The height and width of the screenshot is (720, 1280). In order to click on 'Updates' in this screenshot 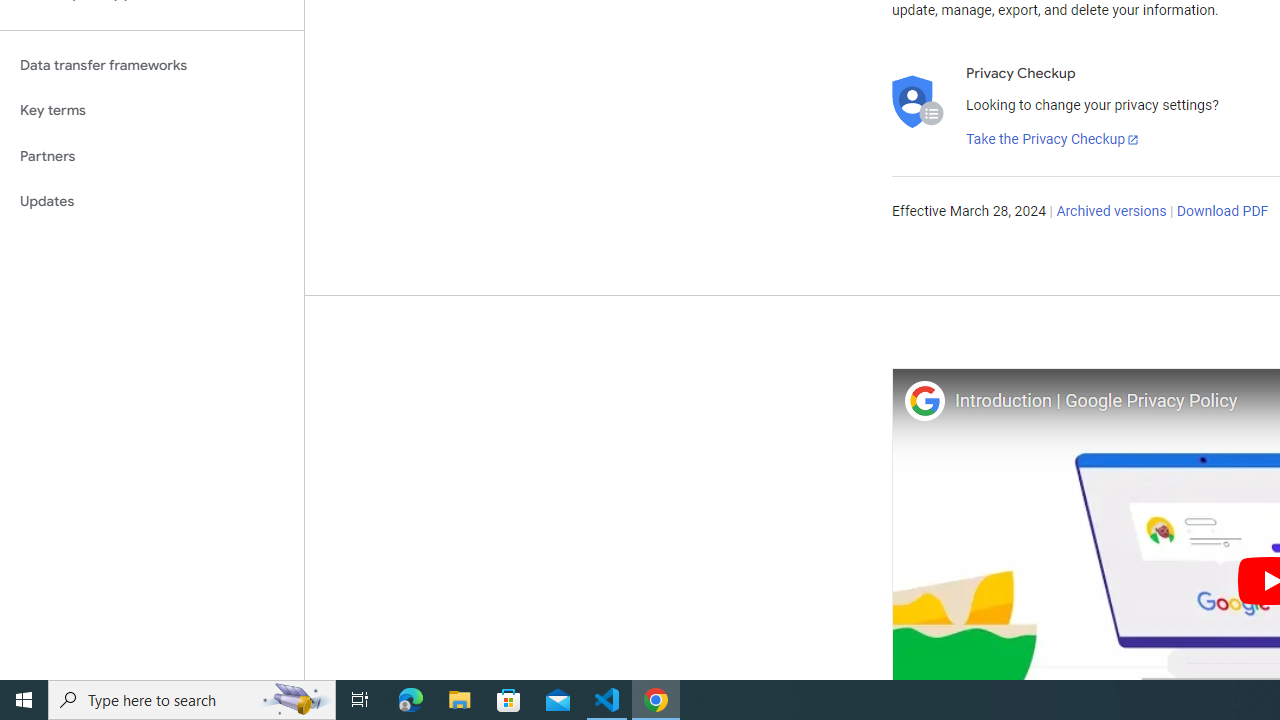, I will do `click(151, 201)`.